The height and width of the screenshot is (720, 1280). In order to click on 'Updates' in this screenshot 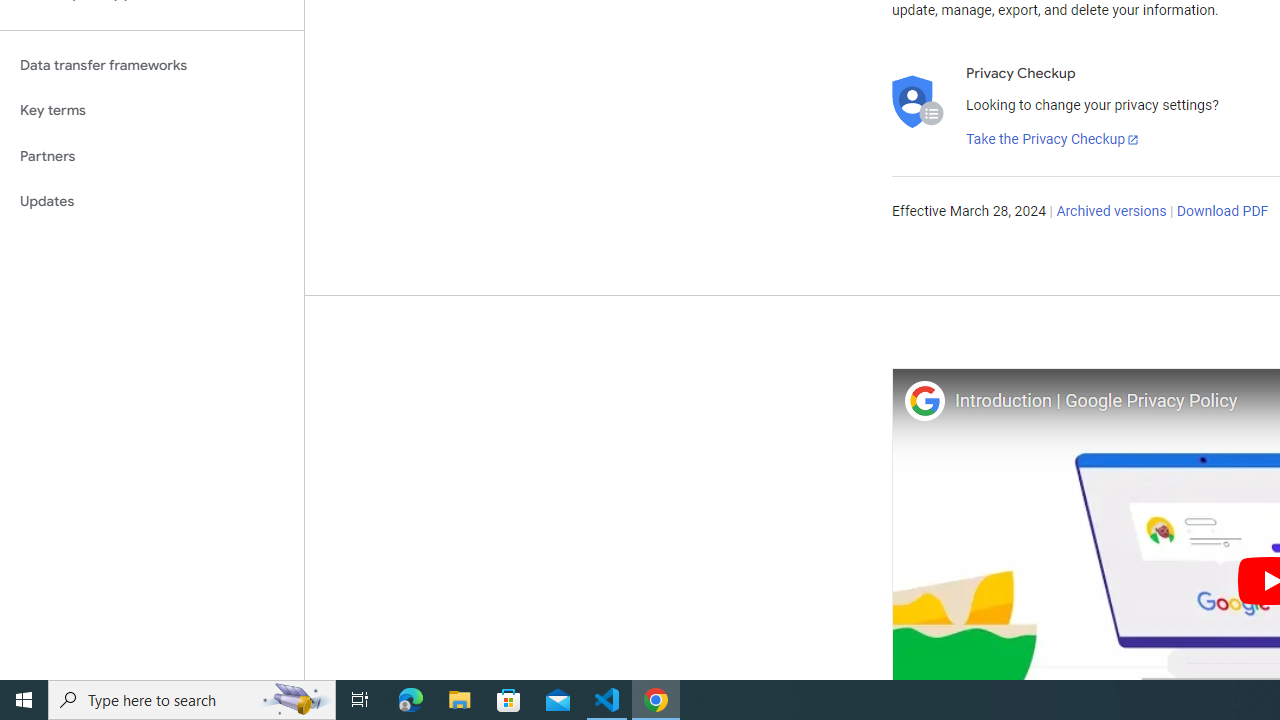, I will do `click(151, 201)`.